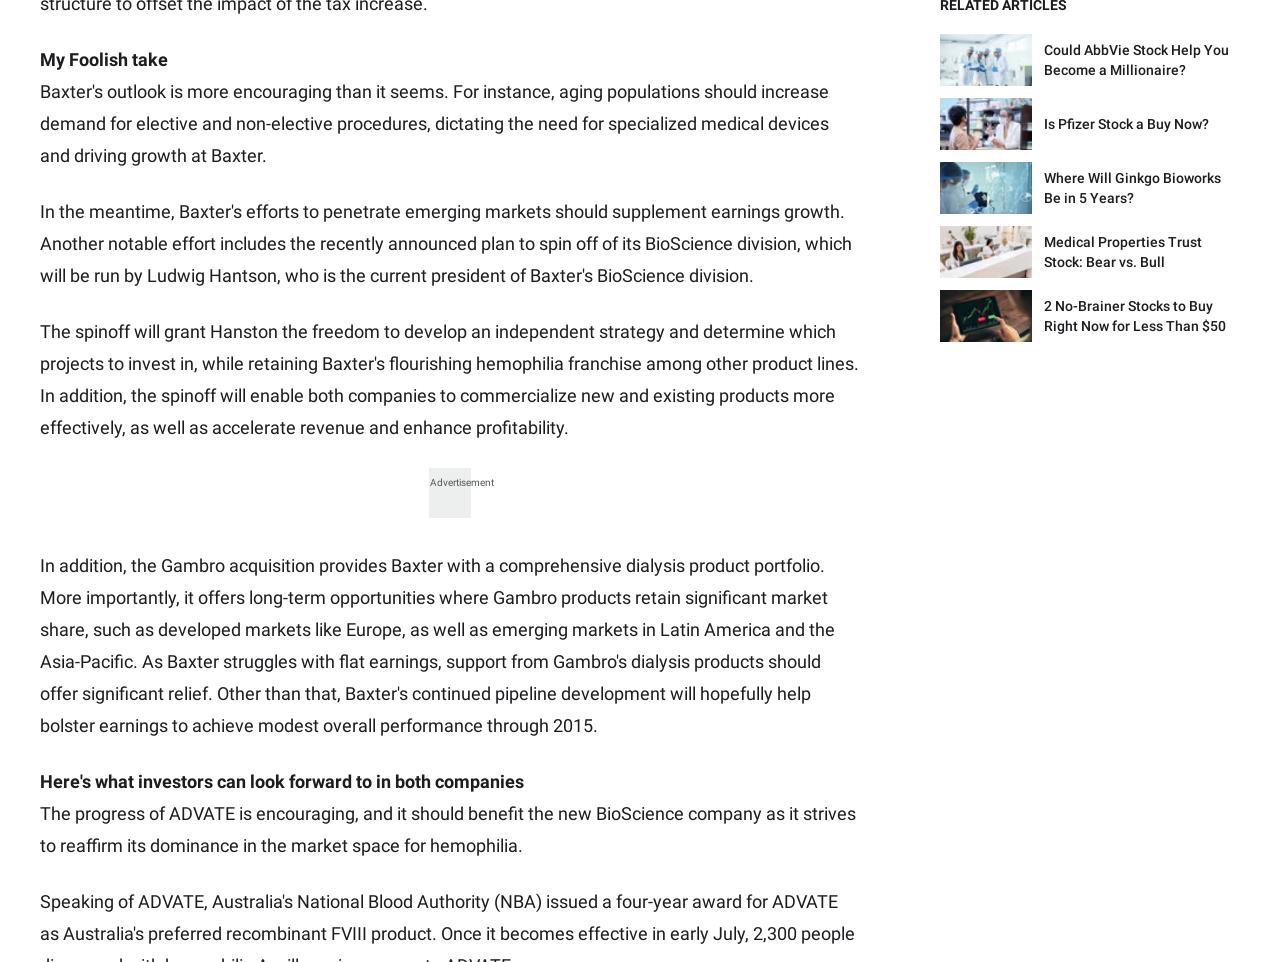 This screenshot has width=1280, height=962. What do you see at coordinates (540, 393) in the screenshot?
I see `'Rule Breakers'` at bounding box center [540, 393].